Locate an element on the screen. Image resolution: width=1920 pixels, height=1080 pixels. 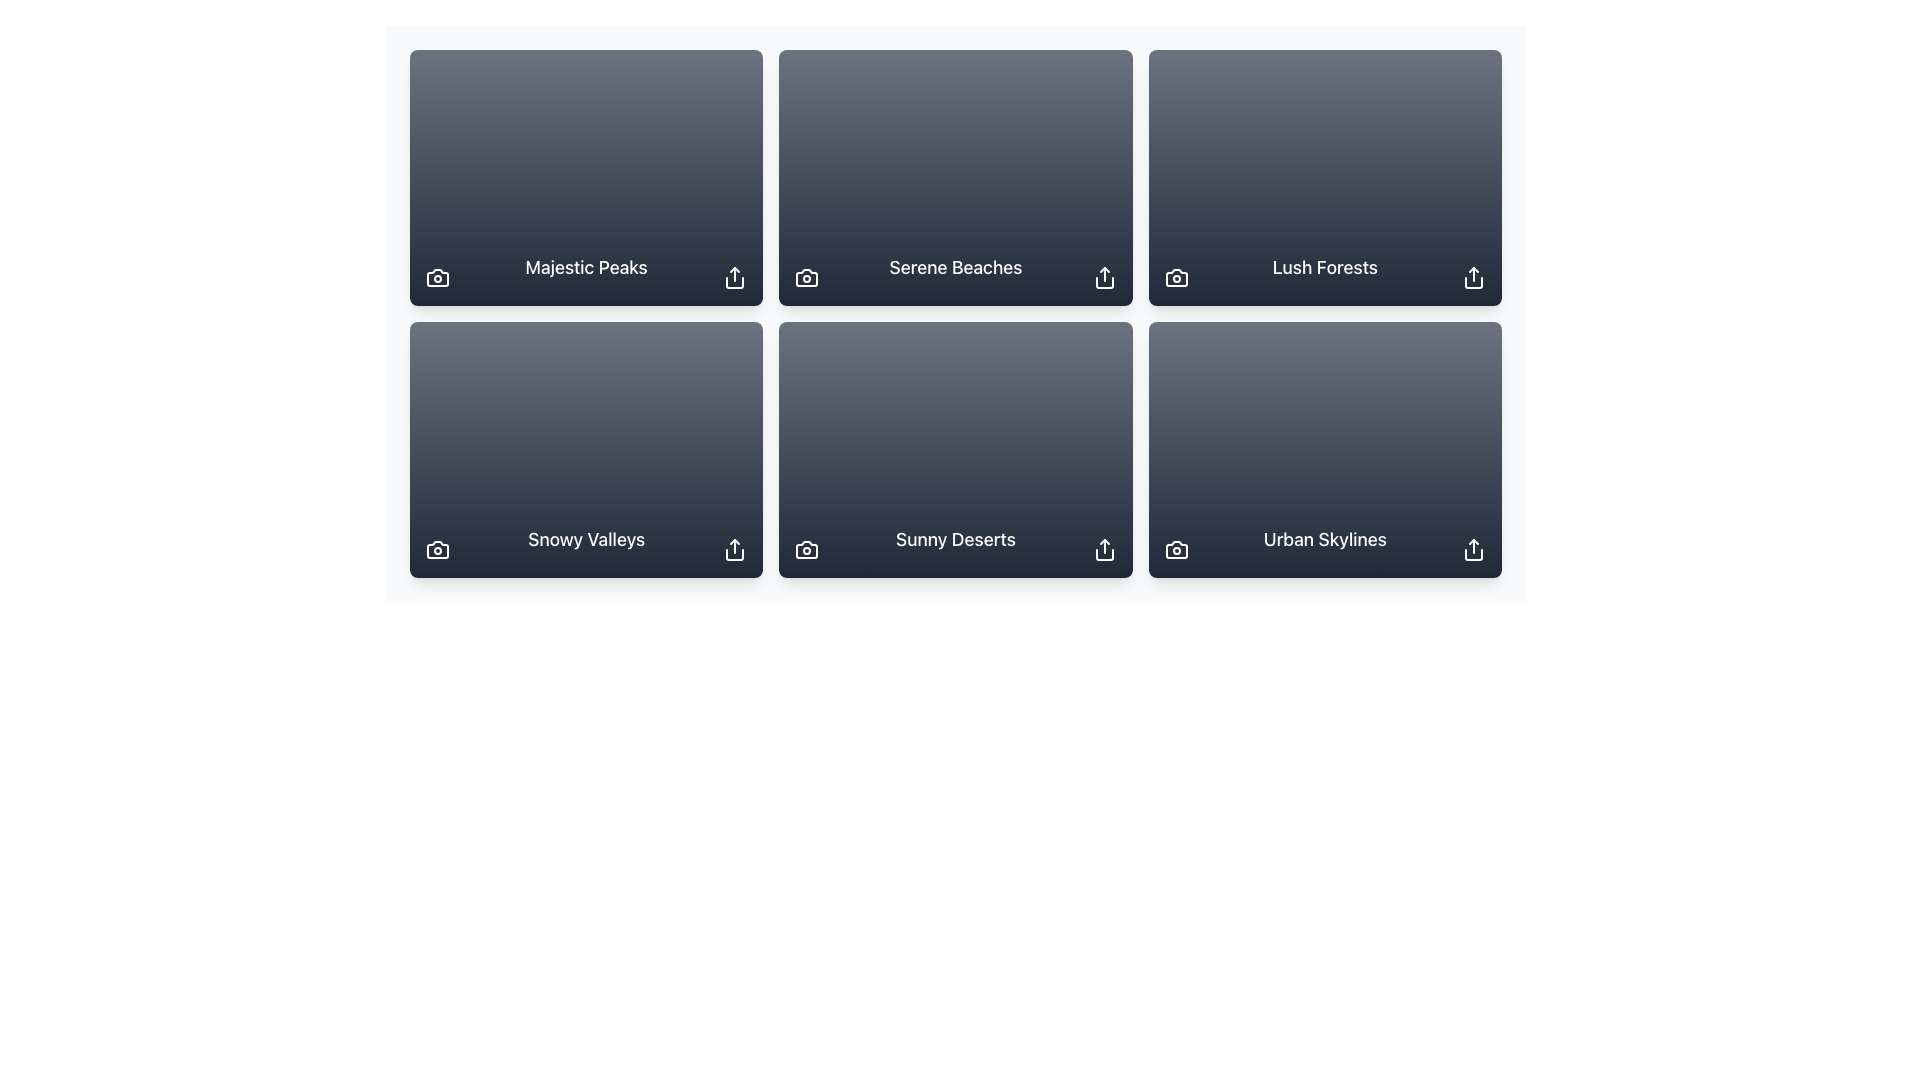
the share icon located at the bottom-right corner of the 'Urban Skylines' card to initiate sharing is located at coordinates (1473, 550).